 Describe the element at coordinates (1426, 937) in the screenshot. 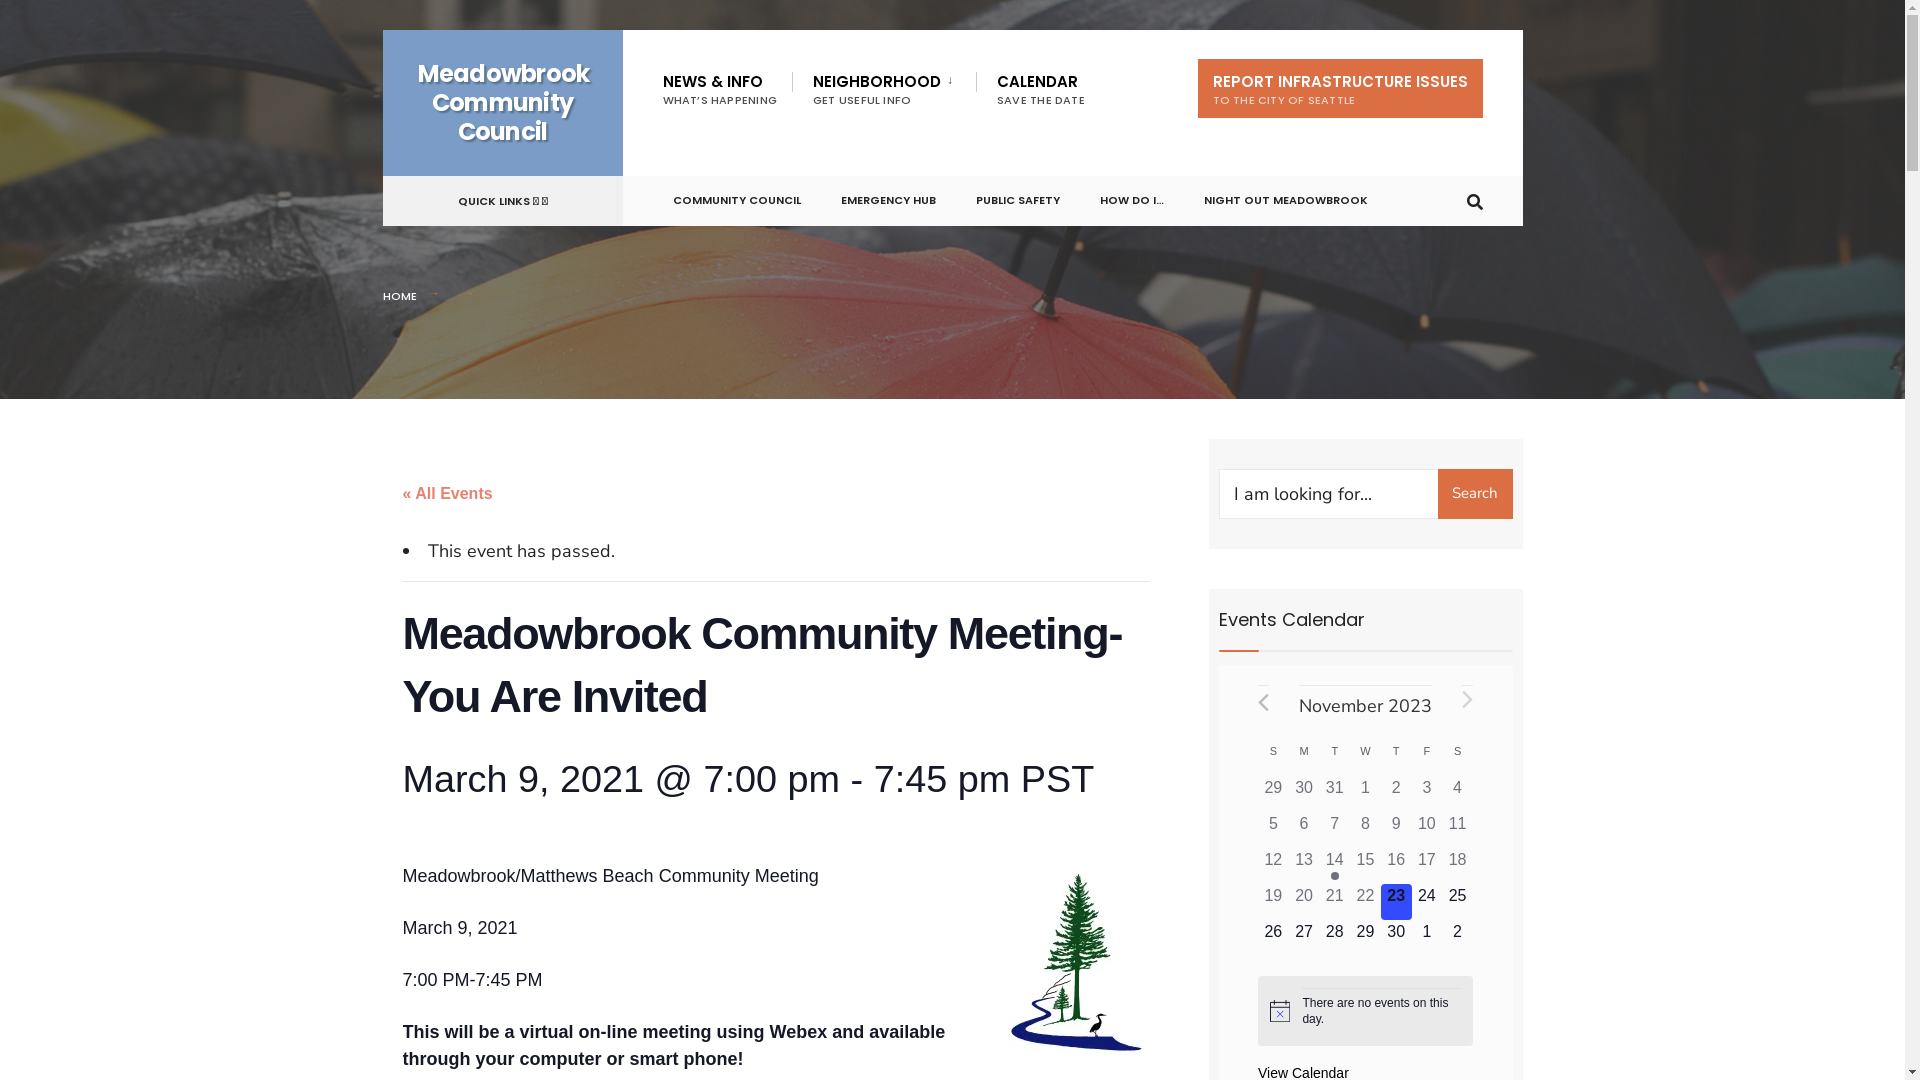

I see `'0 events,` at that location.